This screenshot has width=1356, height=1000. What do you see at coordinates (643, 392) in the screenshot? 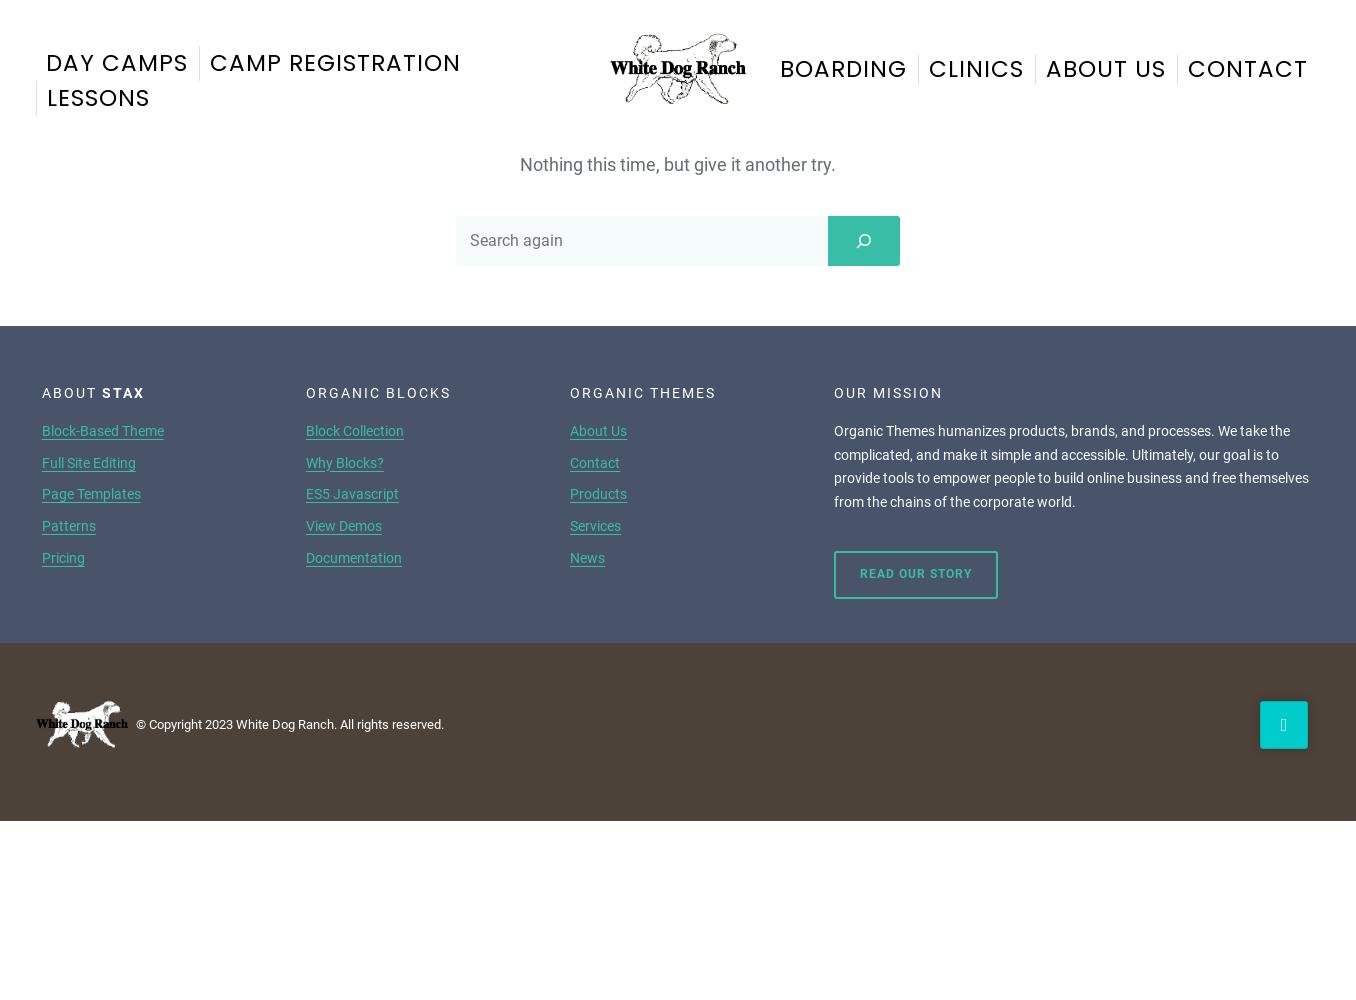
I see `'Organic Themes'` at bounding box center [643, 392].